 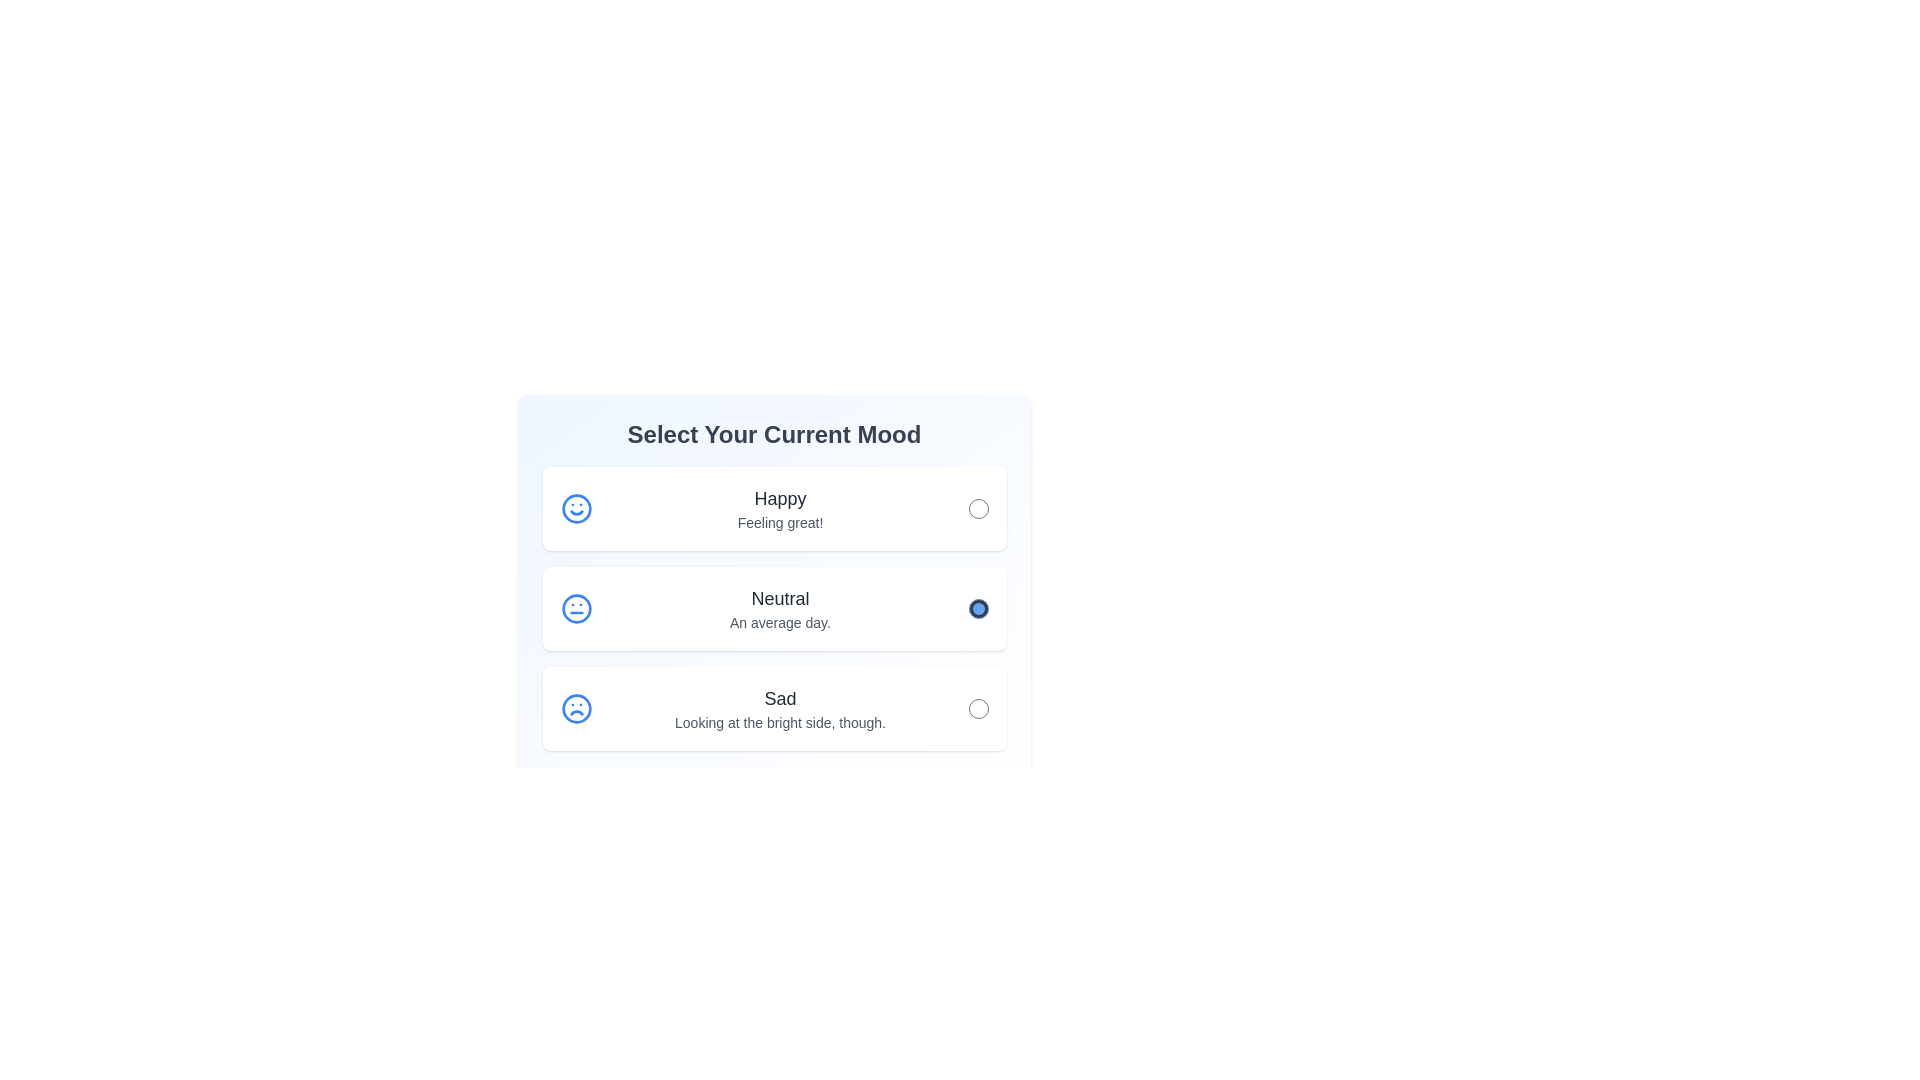 I want to click on the text label displaying 'Looking at the bright side, though.' which is styled in gray and located below the 'Sad' label in the mood selection interface, so click(x=779, y=722).